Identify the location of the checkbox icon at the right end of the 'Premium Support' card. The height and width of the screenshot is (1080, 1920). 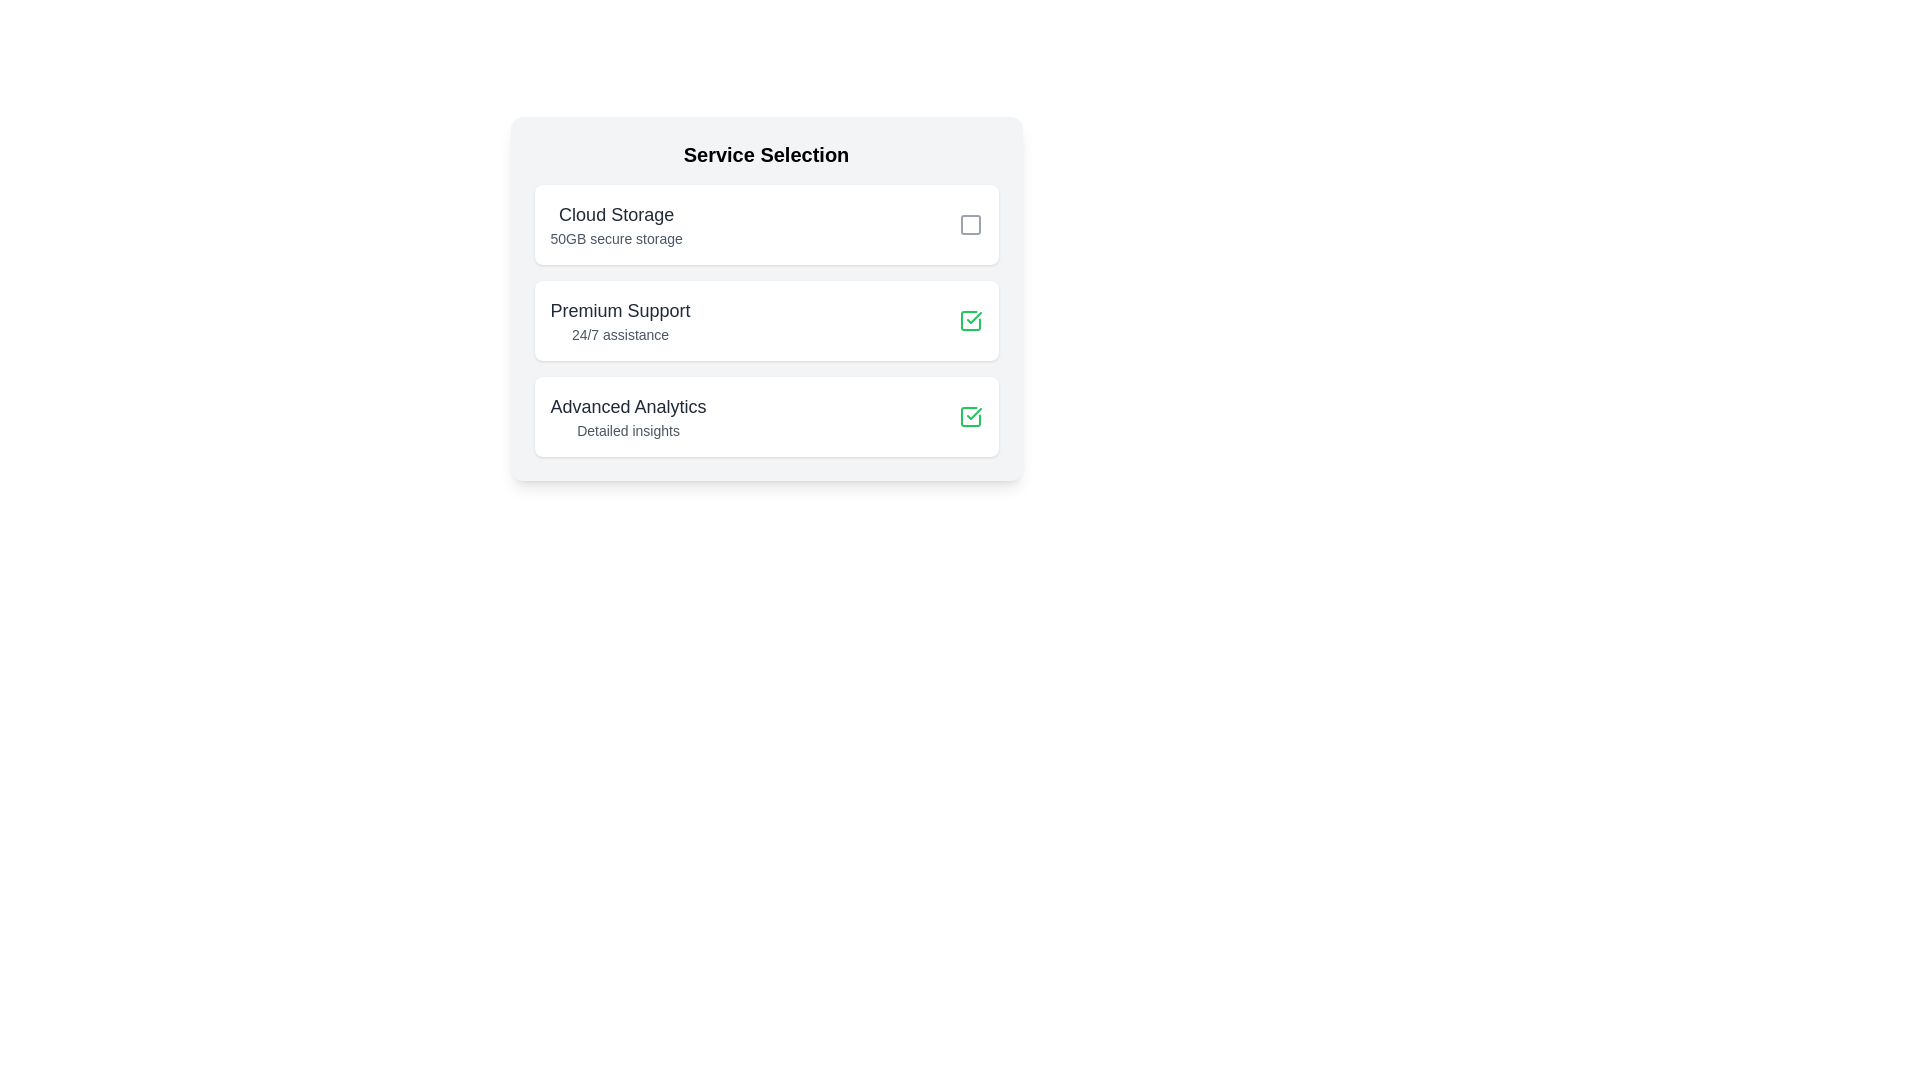
(970, 319).